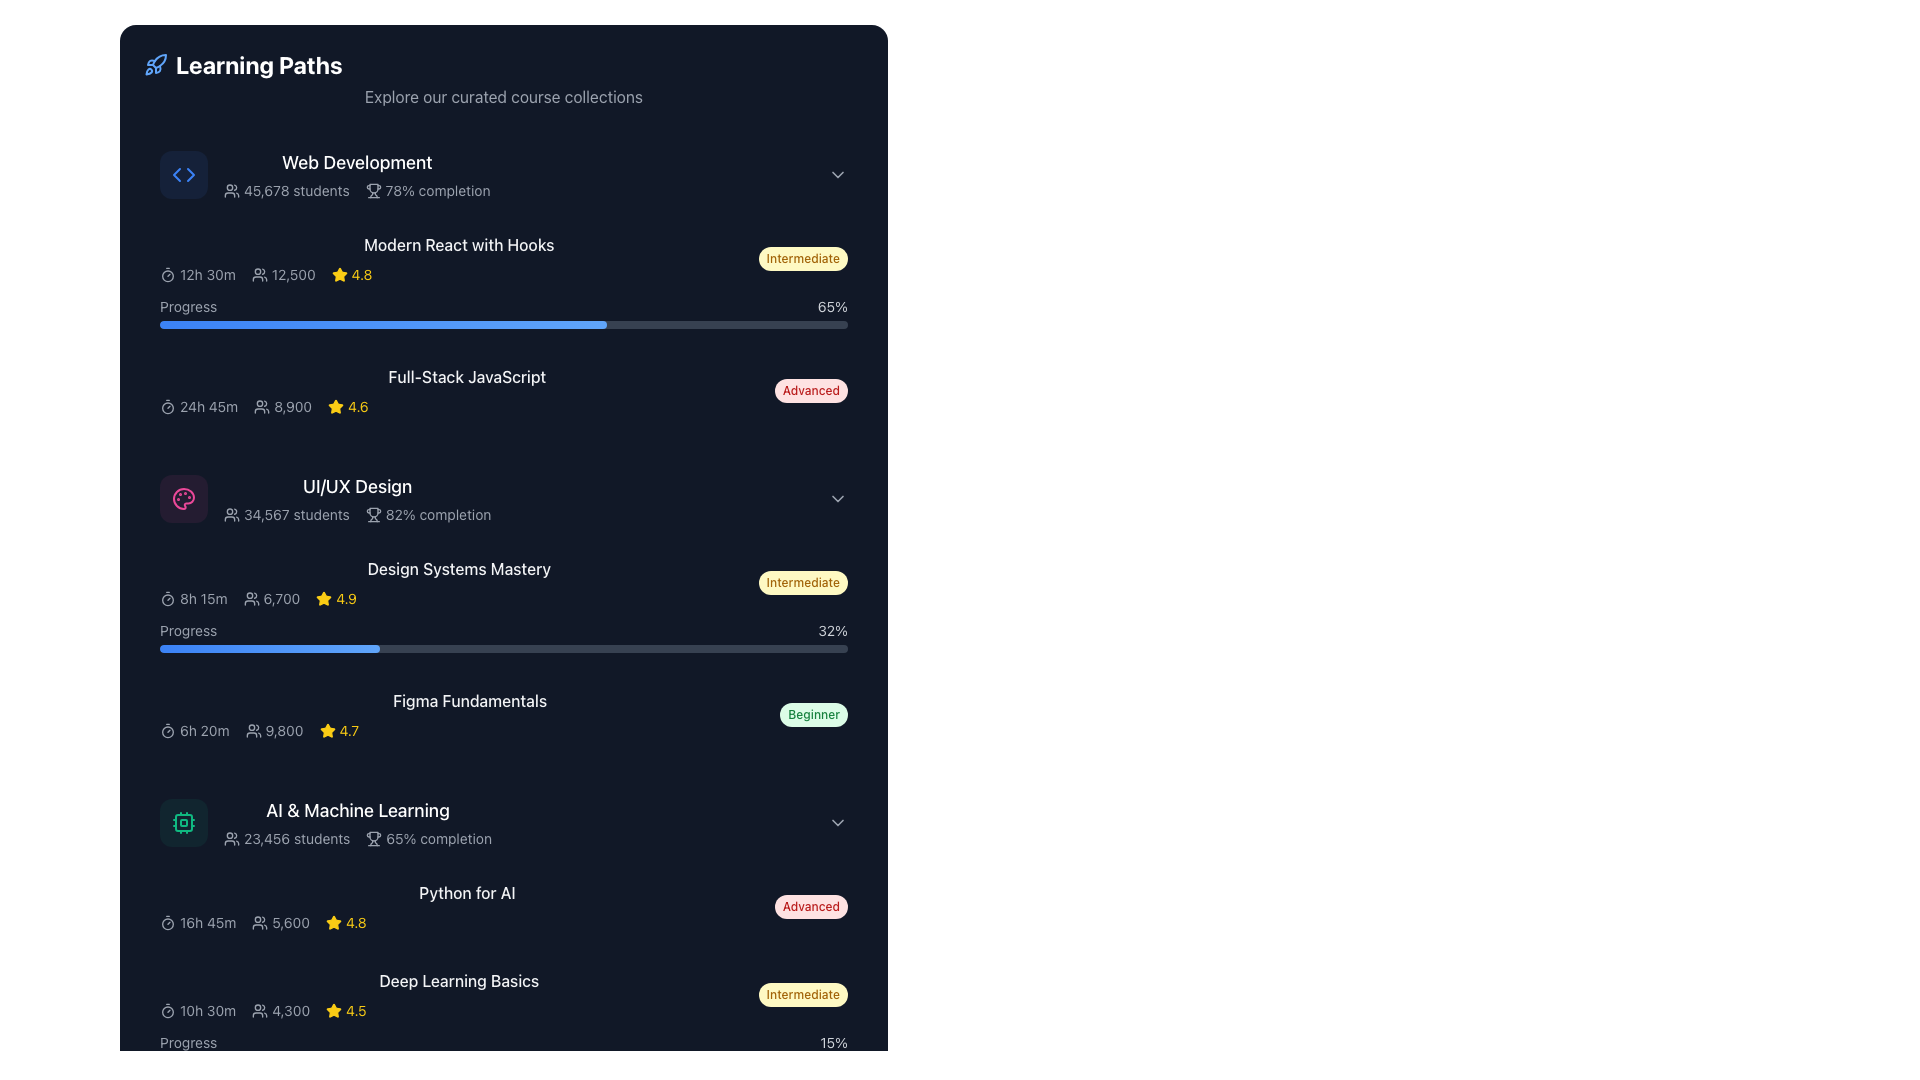 This screenshot has height=1080, width=1920. Describe the element at coordinates (357, 191) in the screenshot. I see `the informational label displaying '45,678 students • 78% completion' located beneath the 'Web Development' title` at that location.